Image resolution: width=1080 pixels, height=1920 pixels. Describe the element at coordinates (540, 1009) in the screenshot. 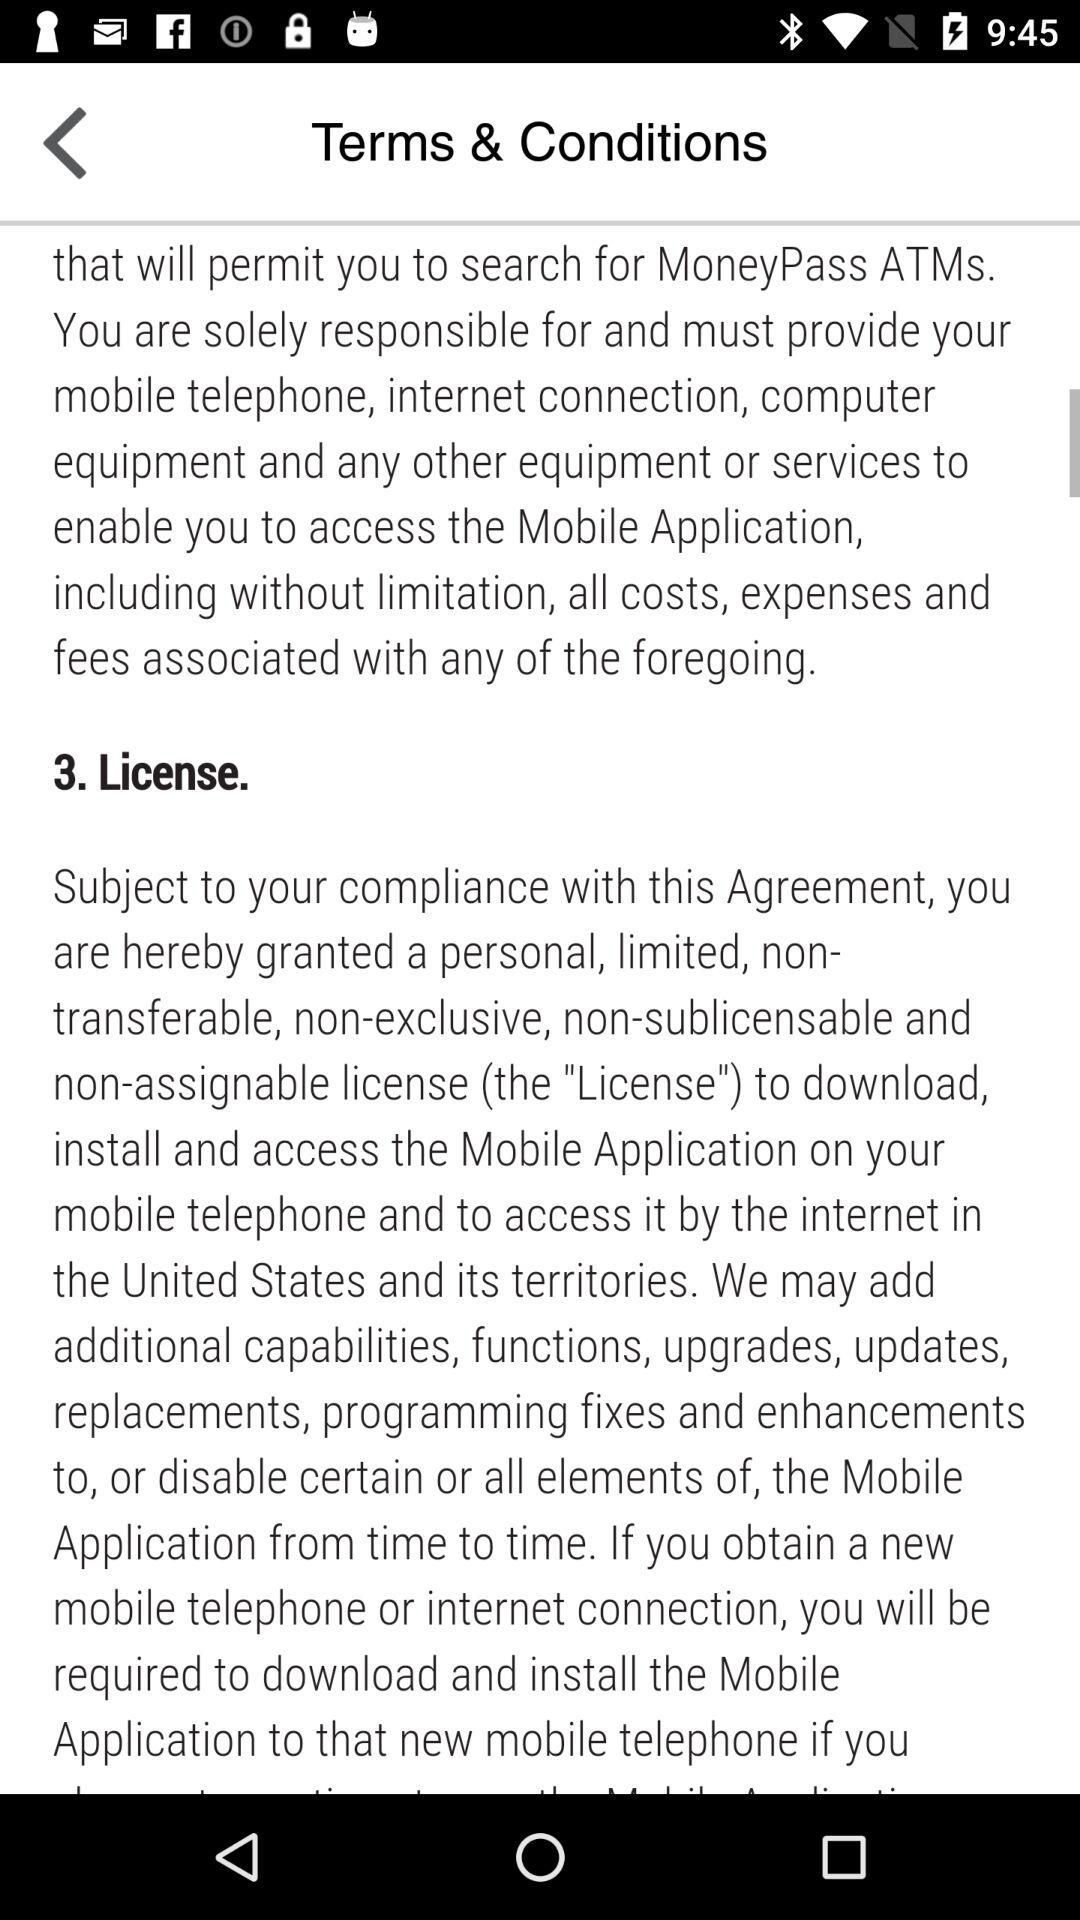

I see `advertisement` at that location.